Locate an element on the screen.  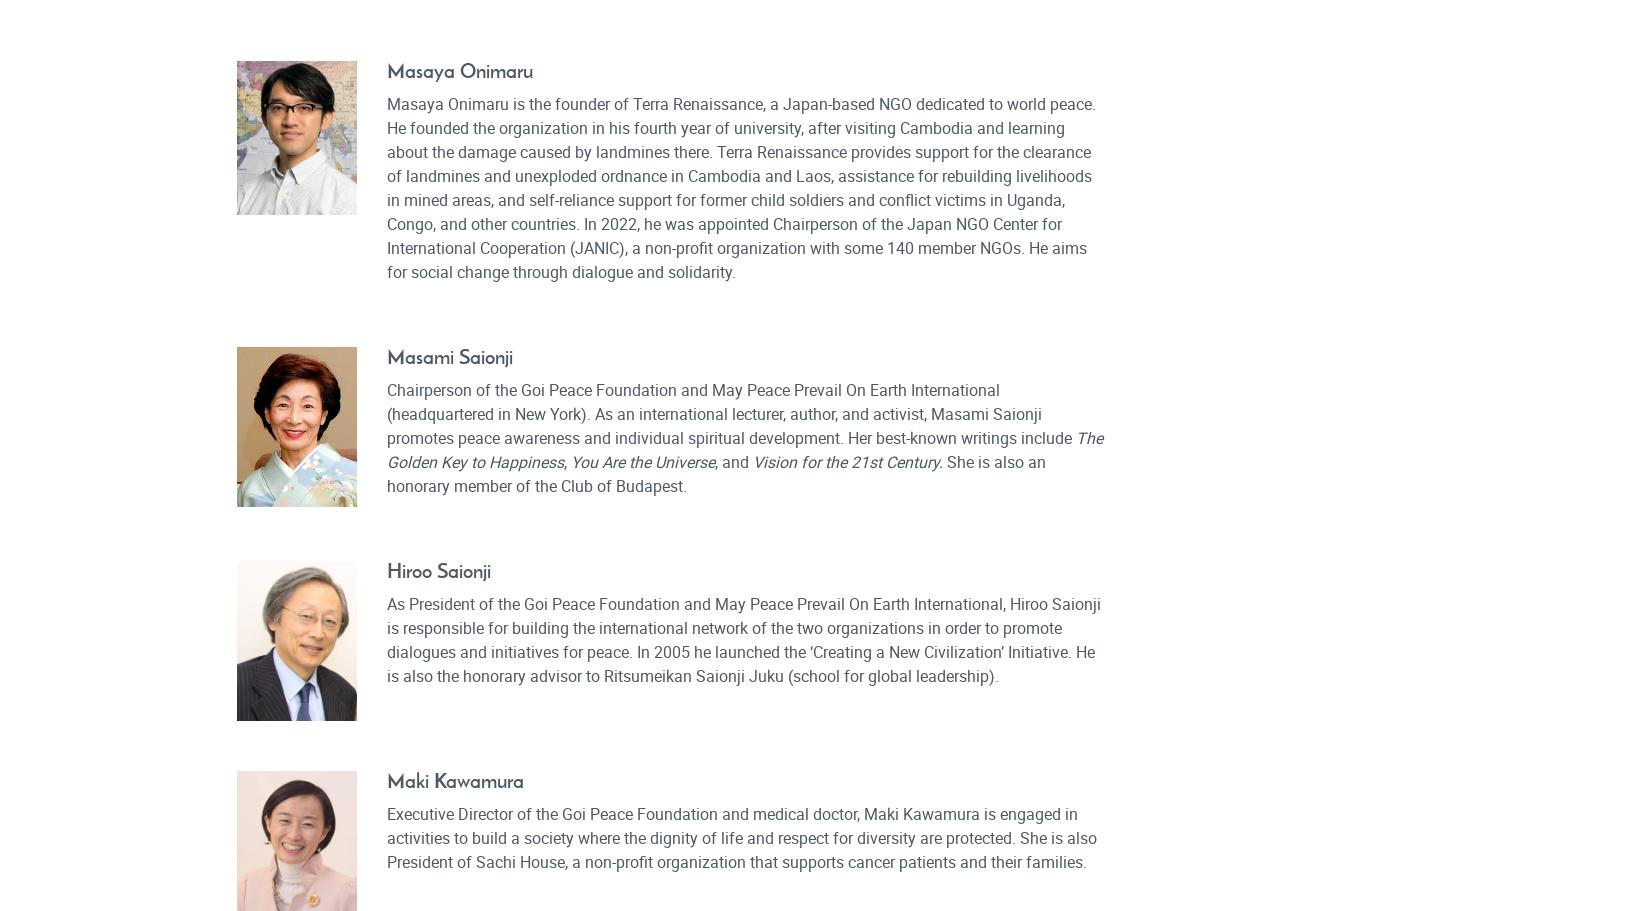
',' is located at coordinates (566, 460).